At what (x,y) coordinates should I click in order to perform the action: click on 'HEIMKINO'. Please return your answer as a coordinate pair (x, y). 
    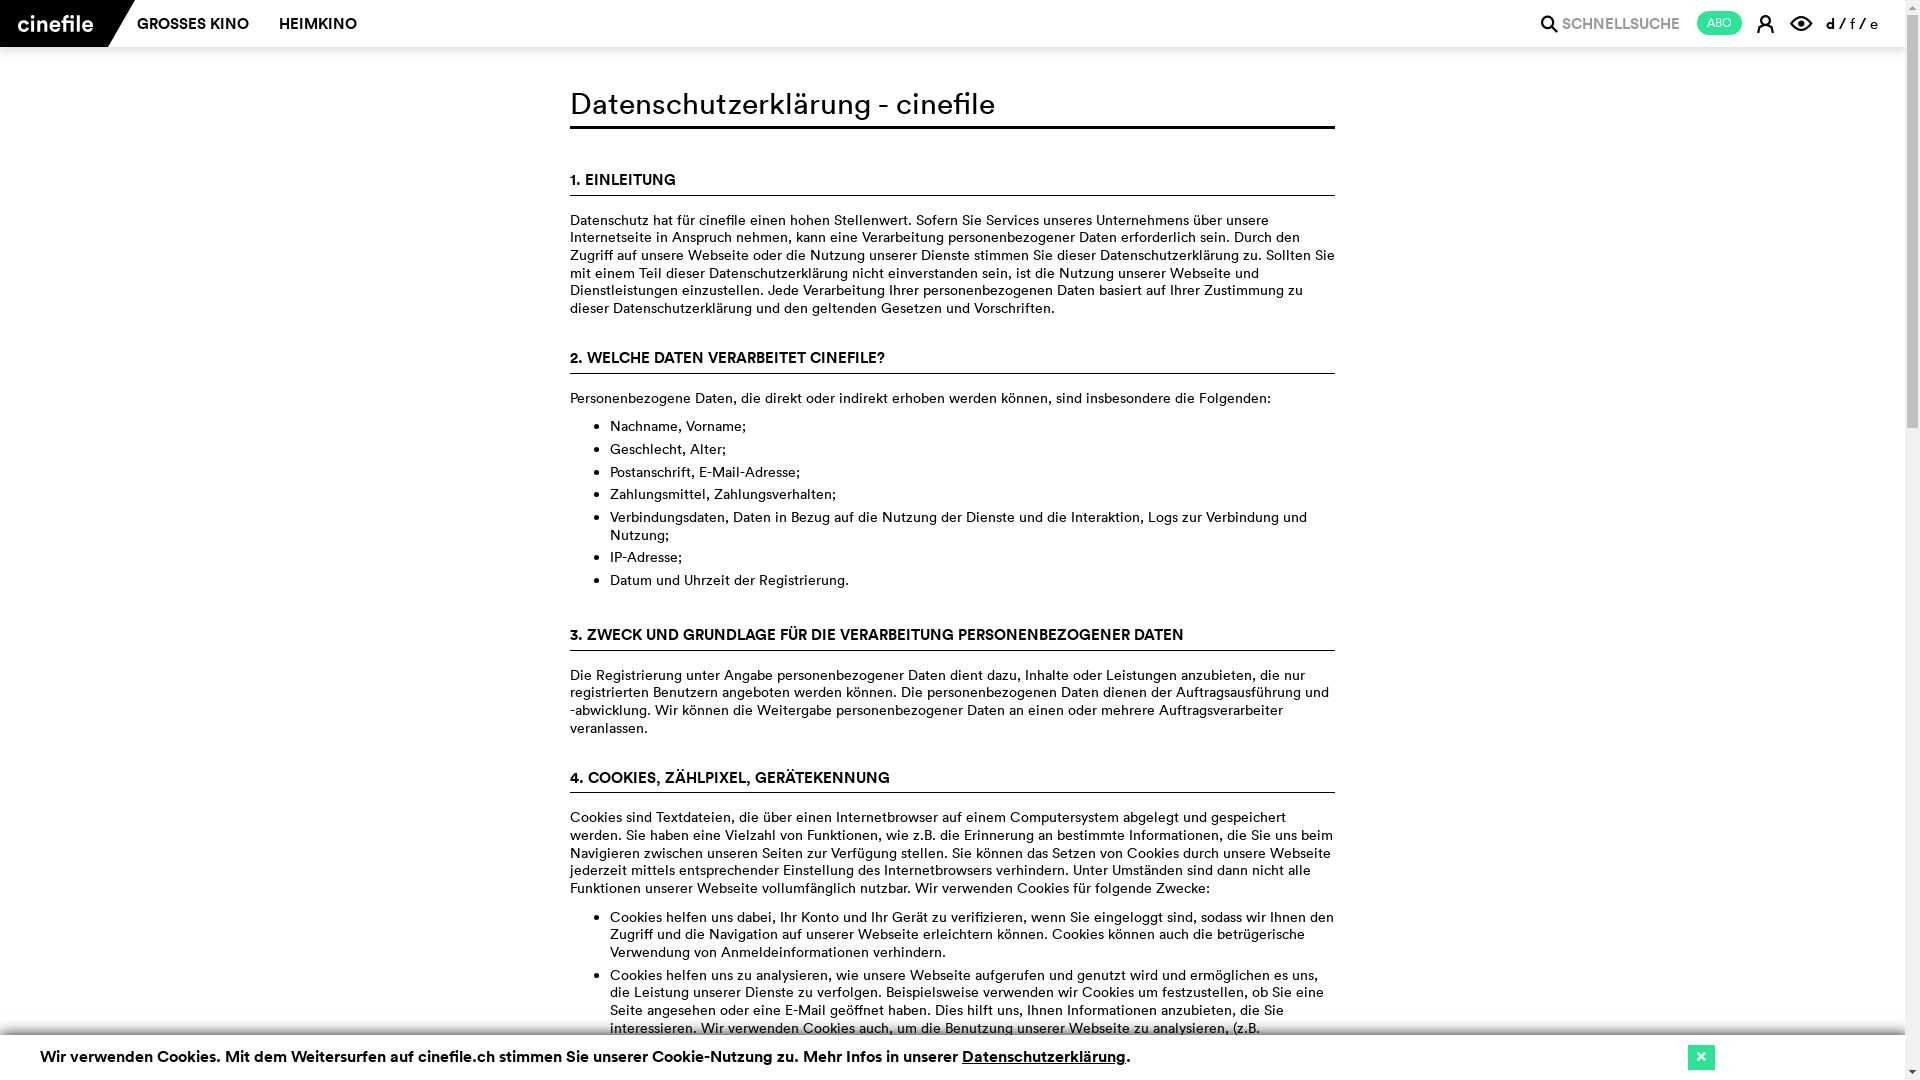
    Looking at the image, I should click on (316, 23).